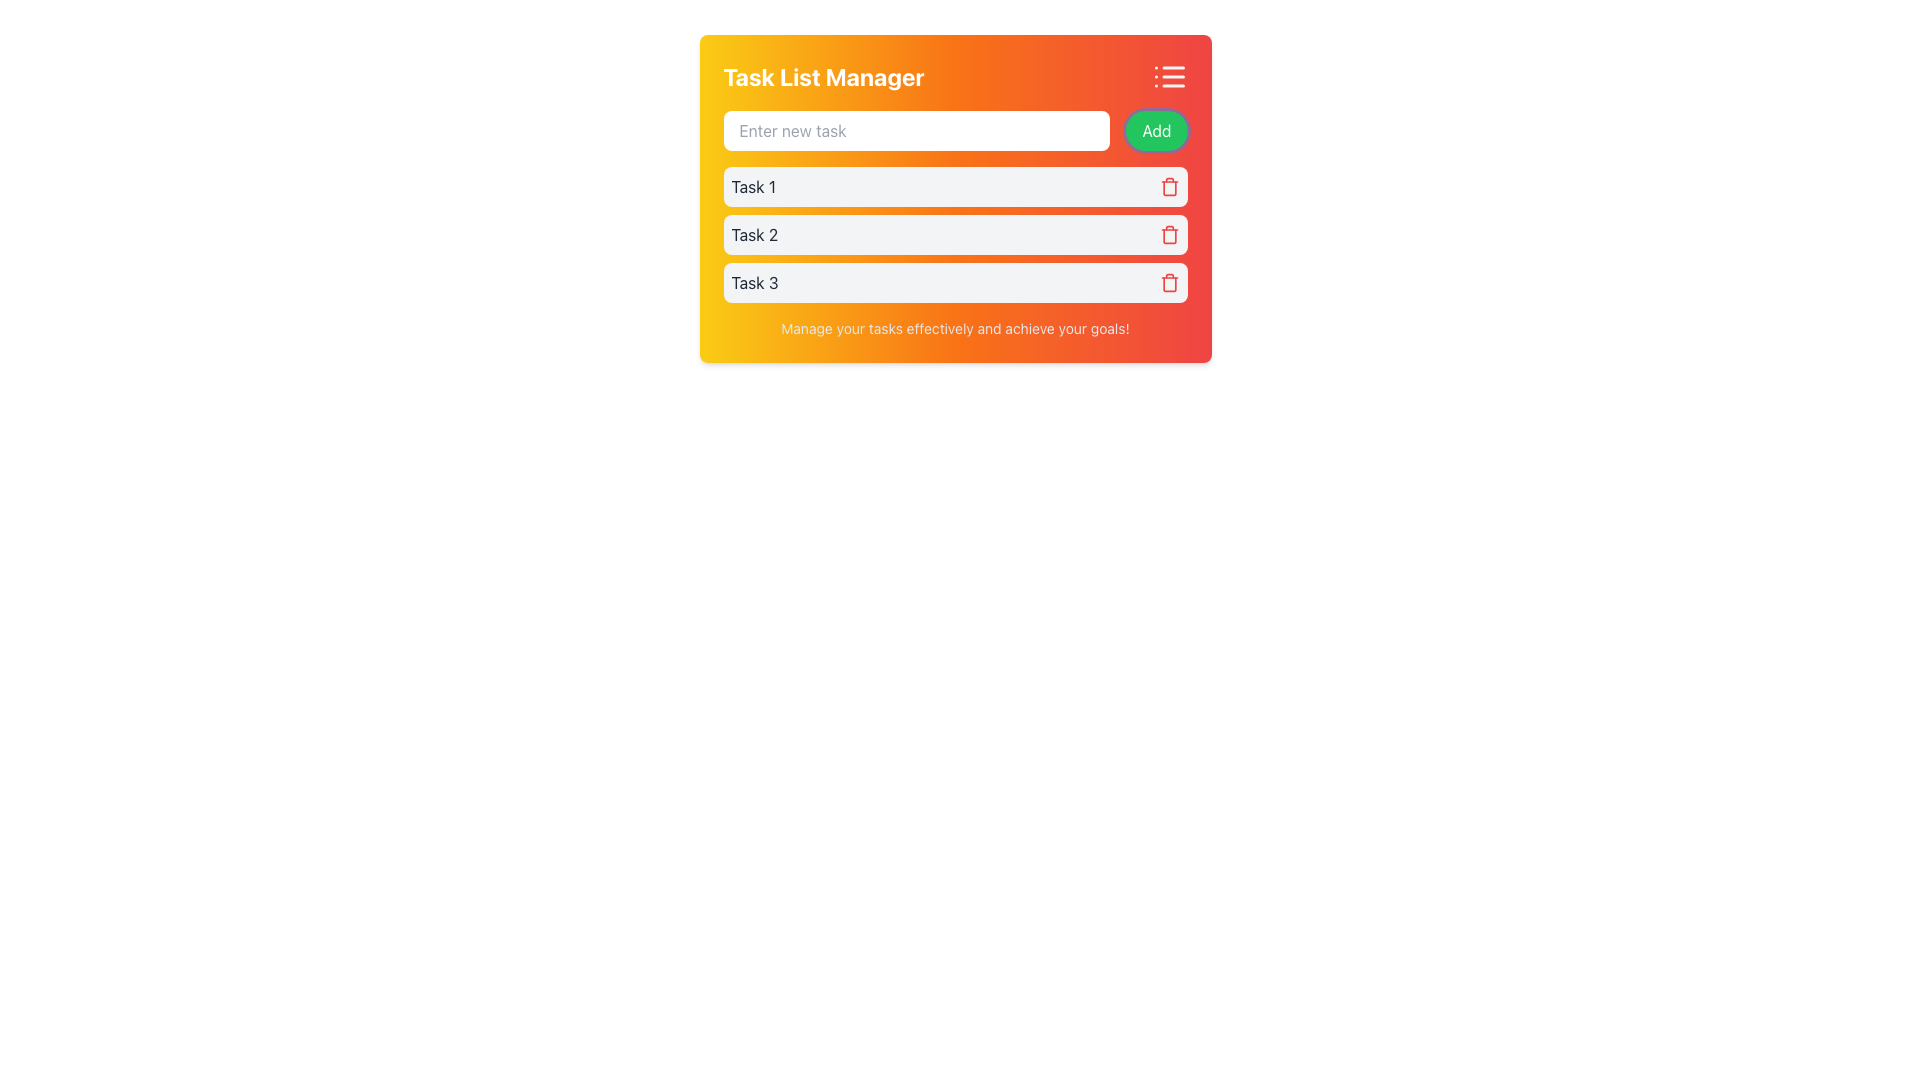 The width and height of the screenshot is (1920, 1080). Describe the element at coordinates (1169, 234) in the screenshot. I see `the delete button for 'Task 2'` at that location.